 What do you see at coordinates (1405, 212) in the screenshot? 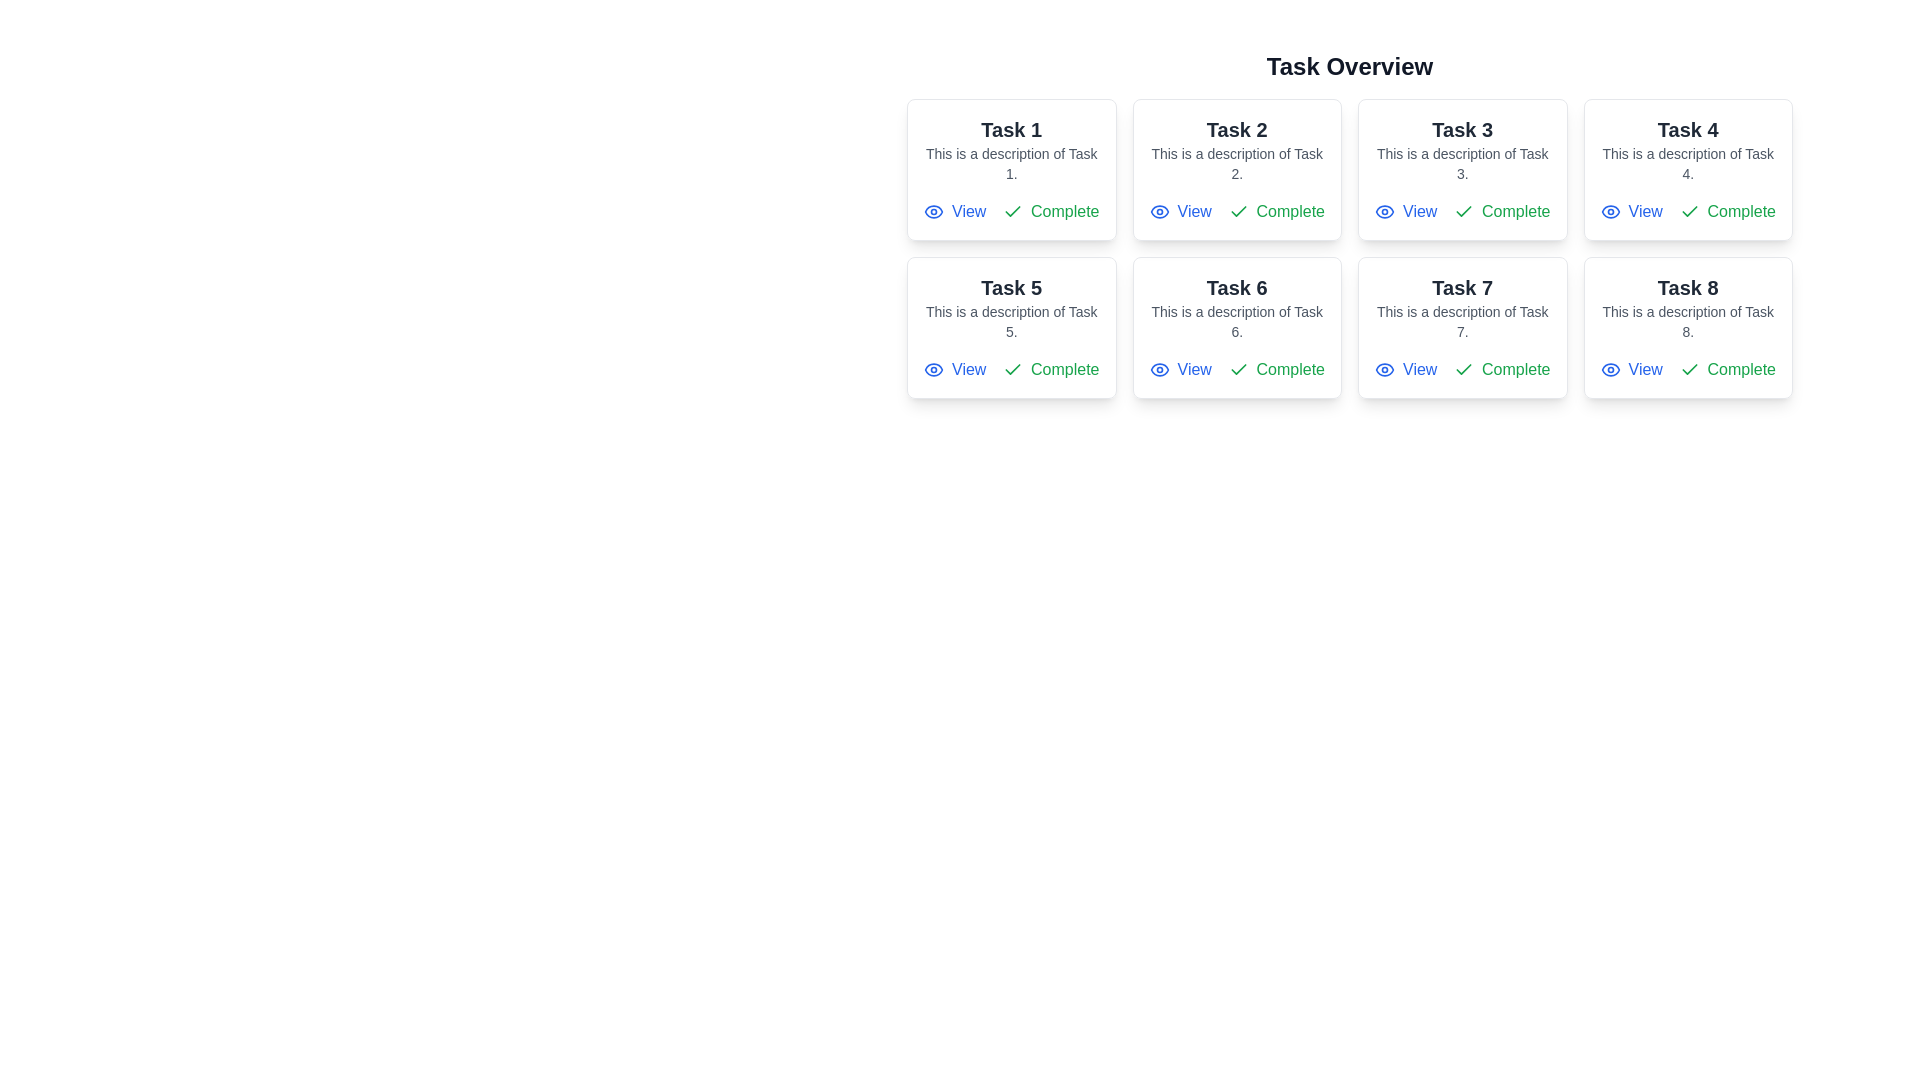
I see `the 'View' button, which is a clickable text label styled in blue italic with an eye icon on its left, located under the 'Task 3' card` at bounding box center [1405, 212].